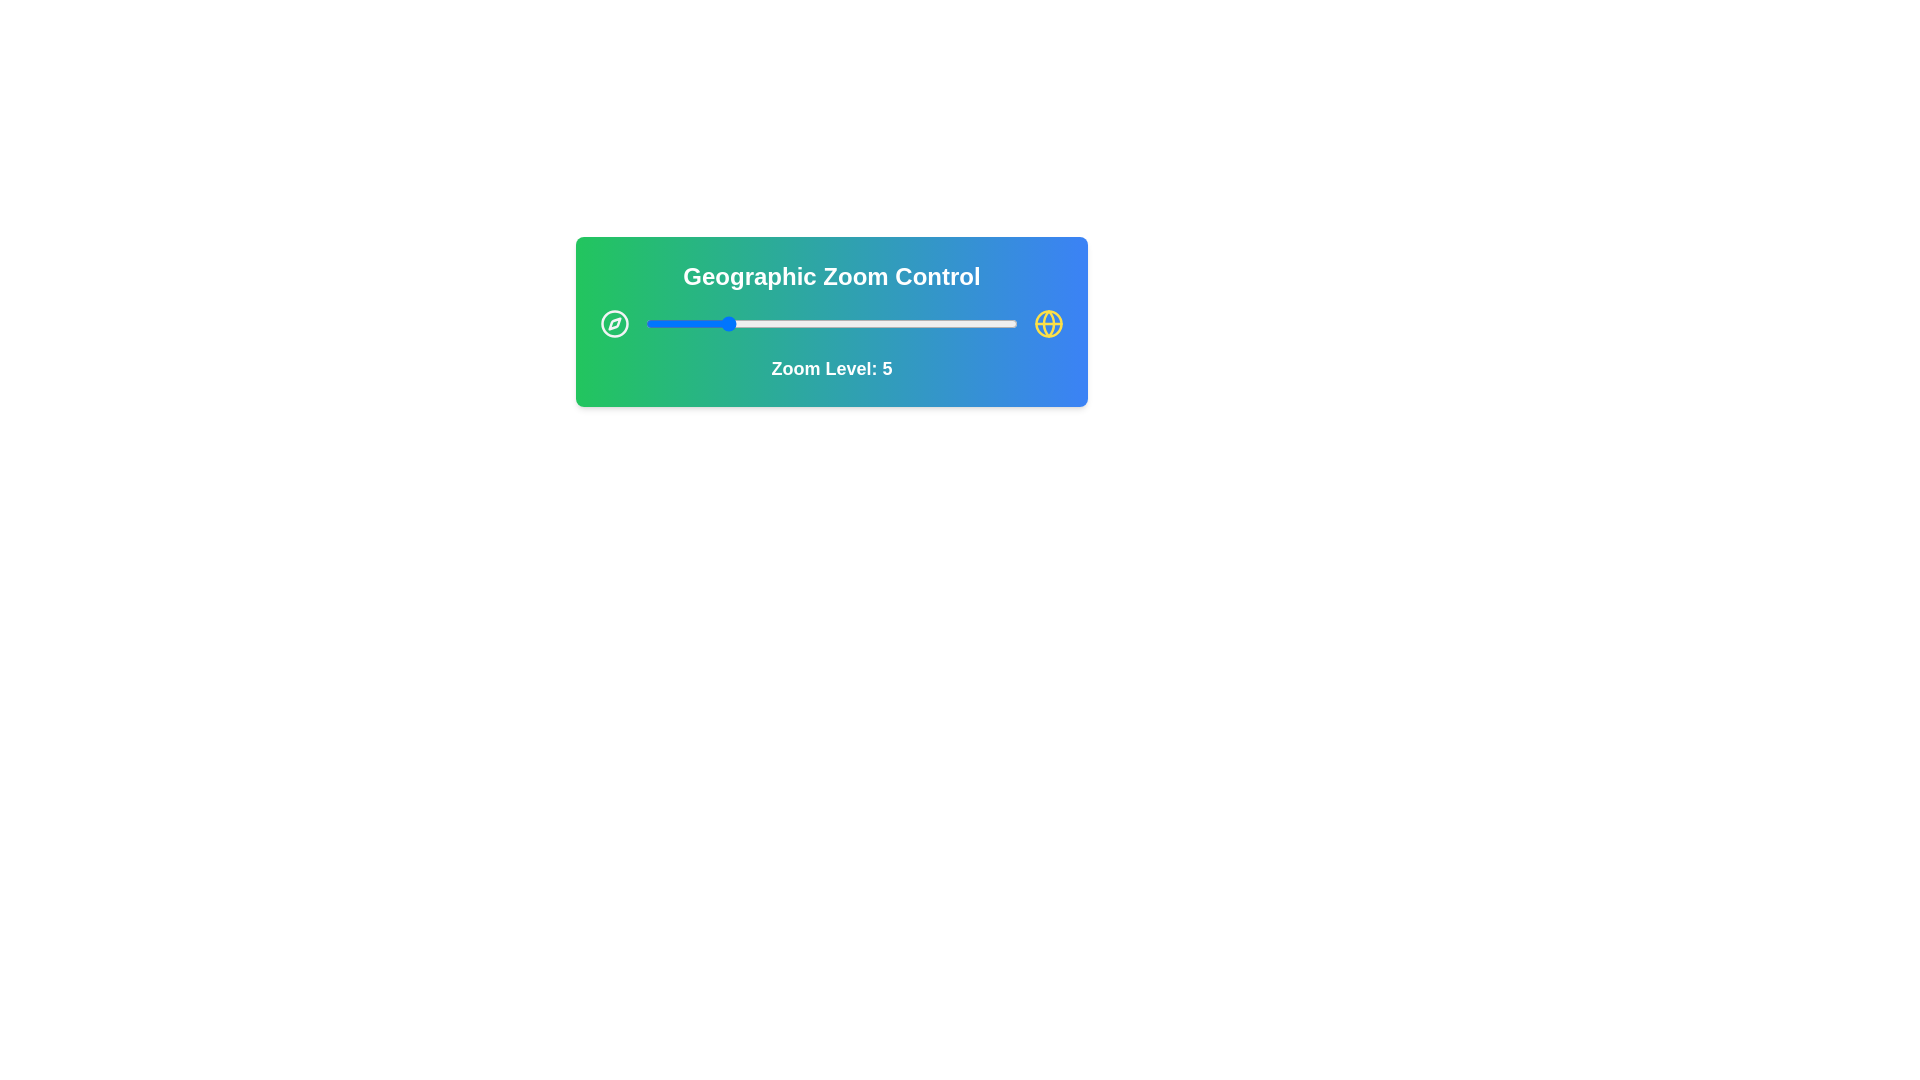  I want to click on the zoom level to 6 by interacting with the slider, so click(742, 323).